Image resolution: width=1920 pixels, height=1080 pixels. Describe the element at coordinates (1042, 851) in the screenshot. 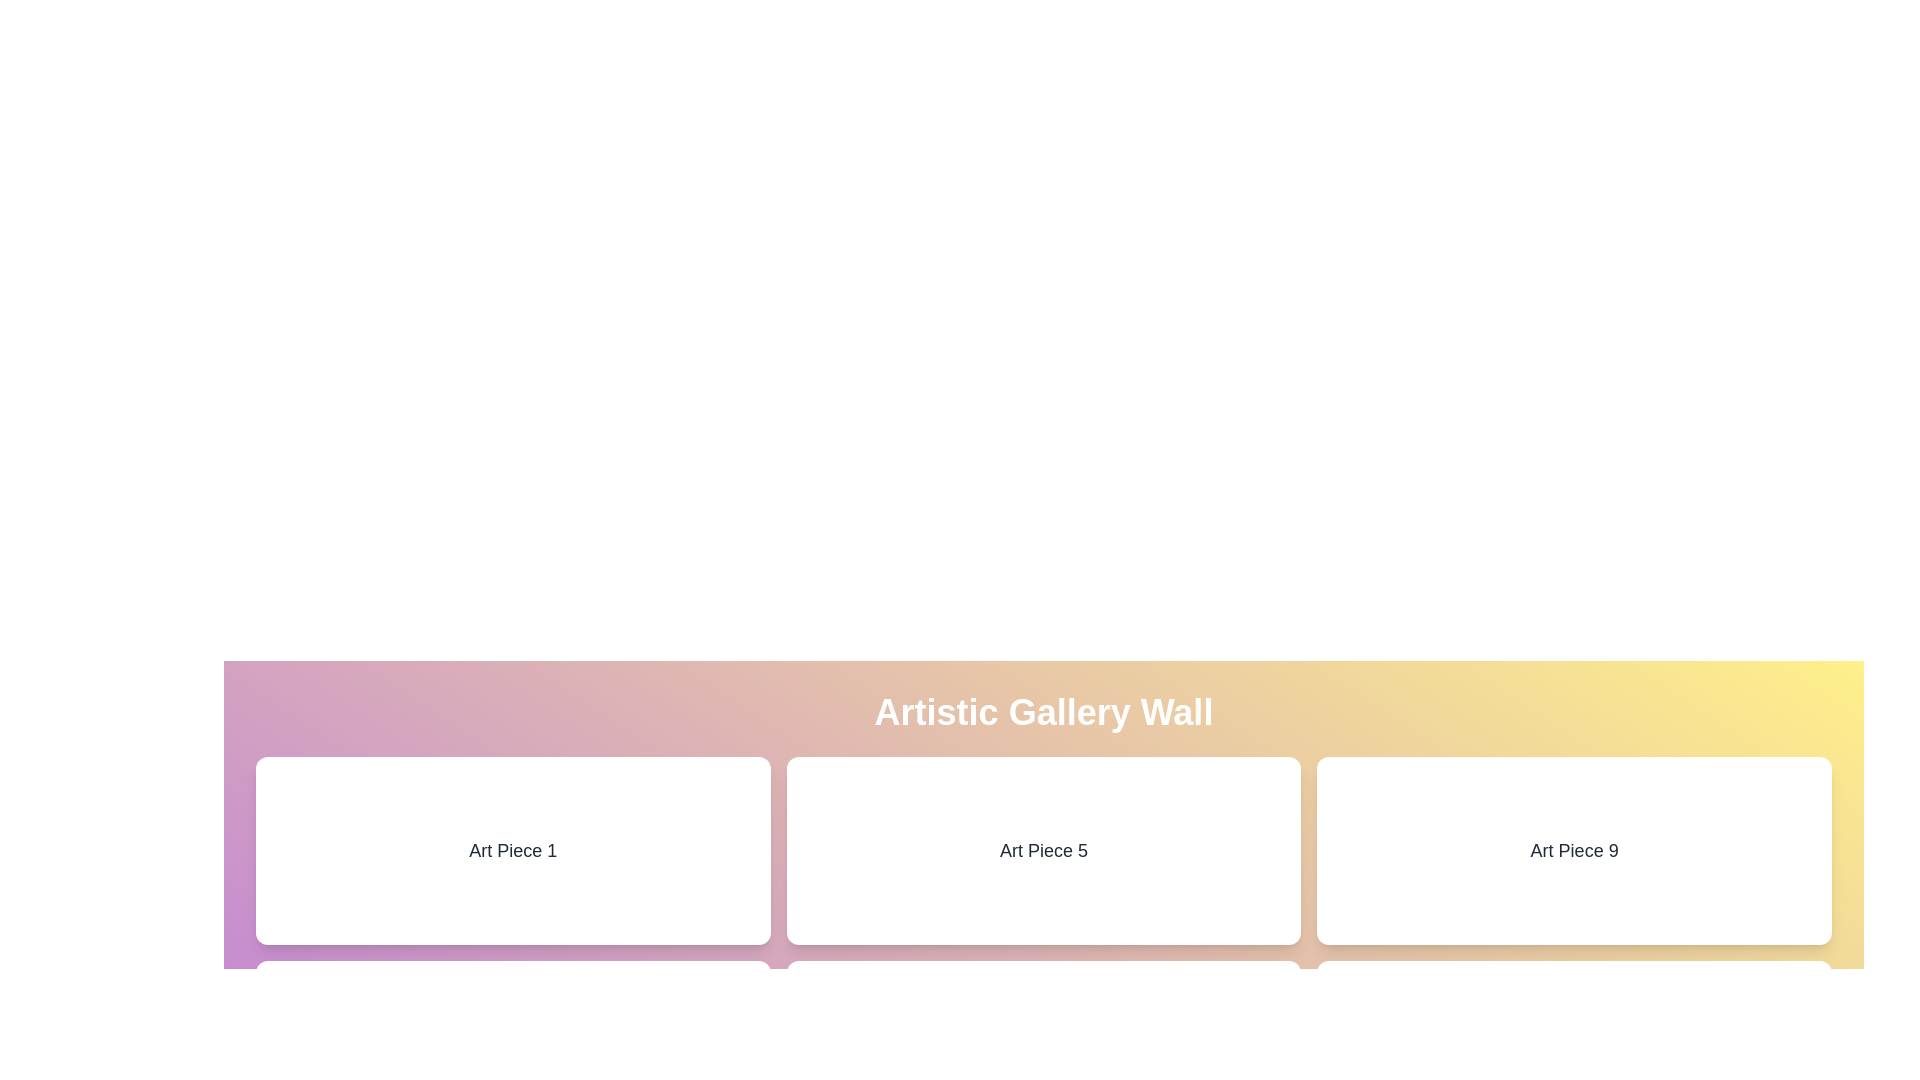

I see `the Card element showcasing 'Art Piece 5', which is centrally located as the second item in a horizontal layout among three modules` at that location.